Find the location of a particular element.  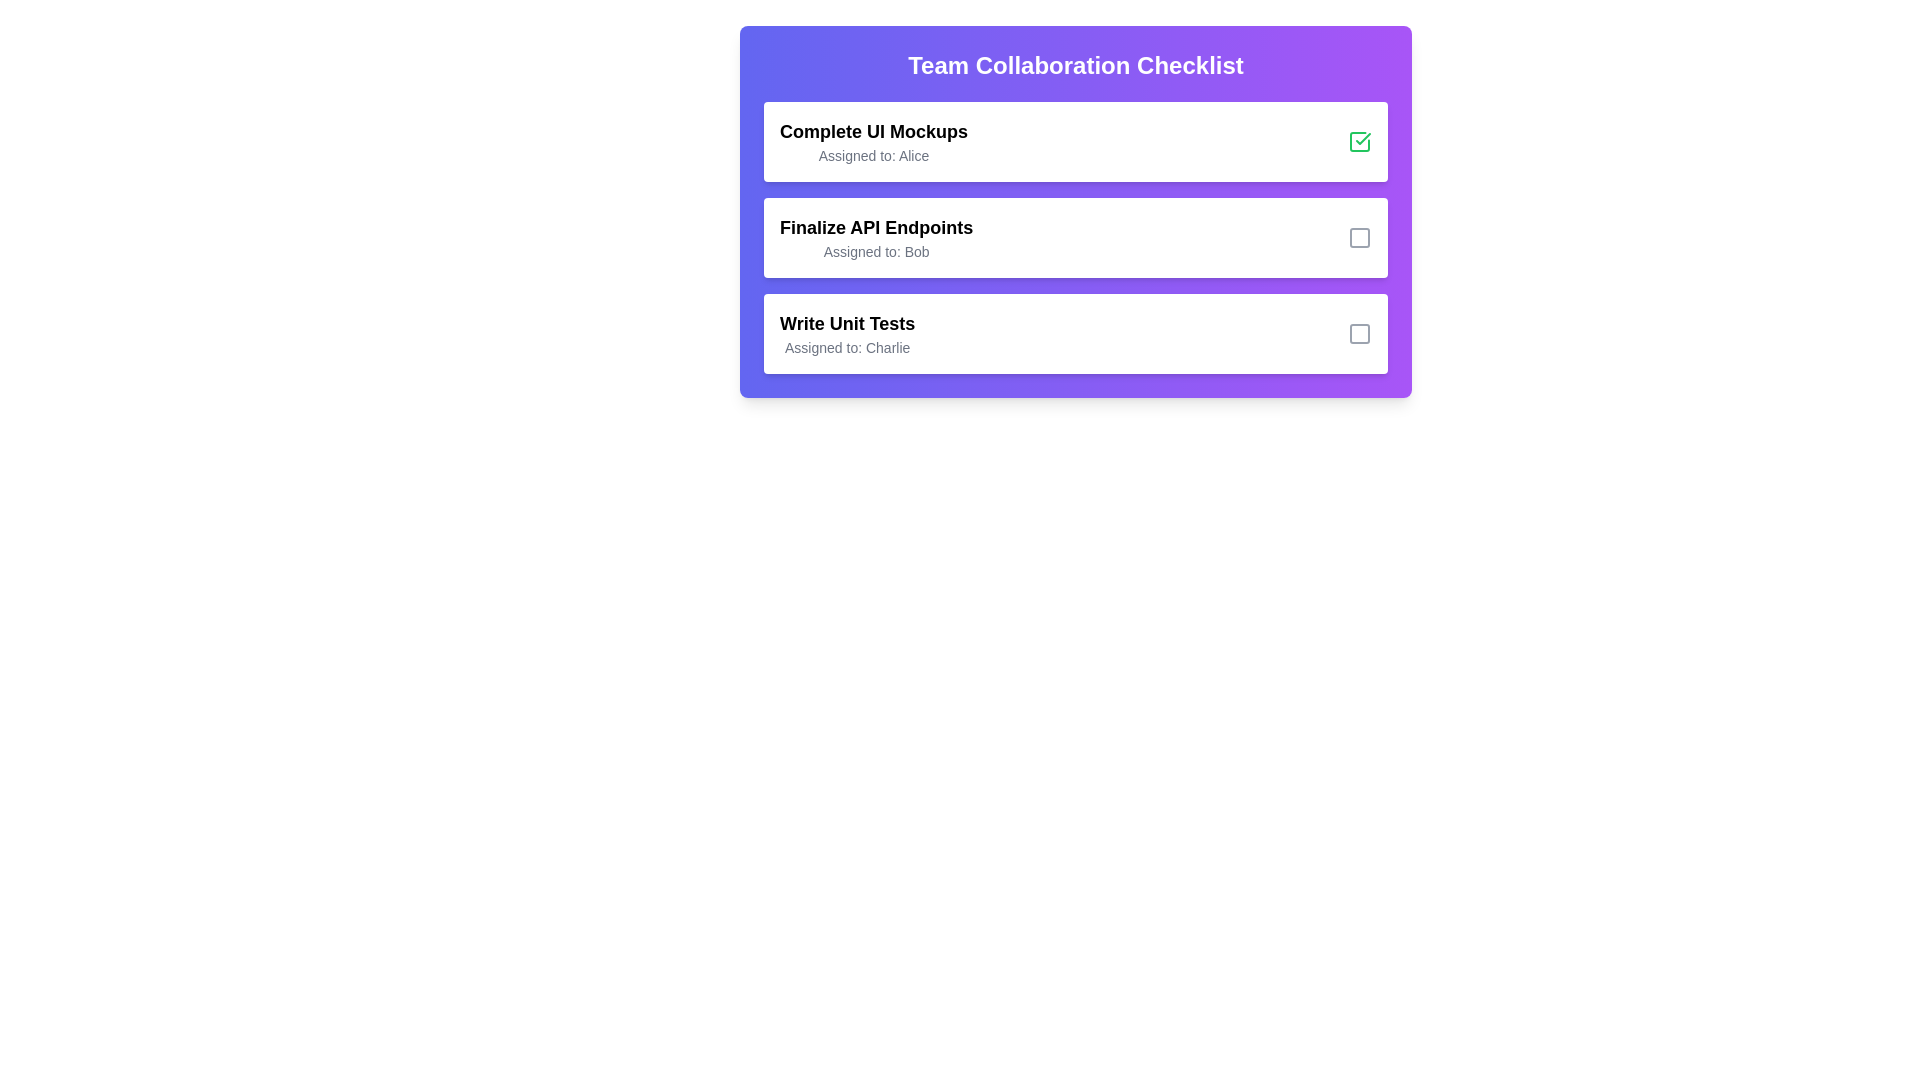

the informational Text Label indicating the assignment status for the task beneath the title 'Write Unit Tests' is located at coordinates (847, 346).